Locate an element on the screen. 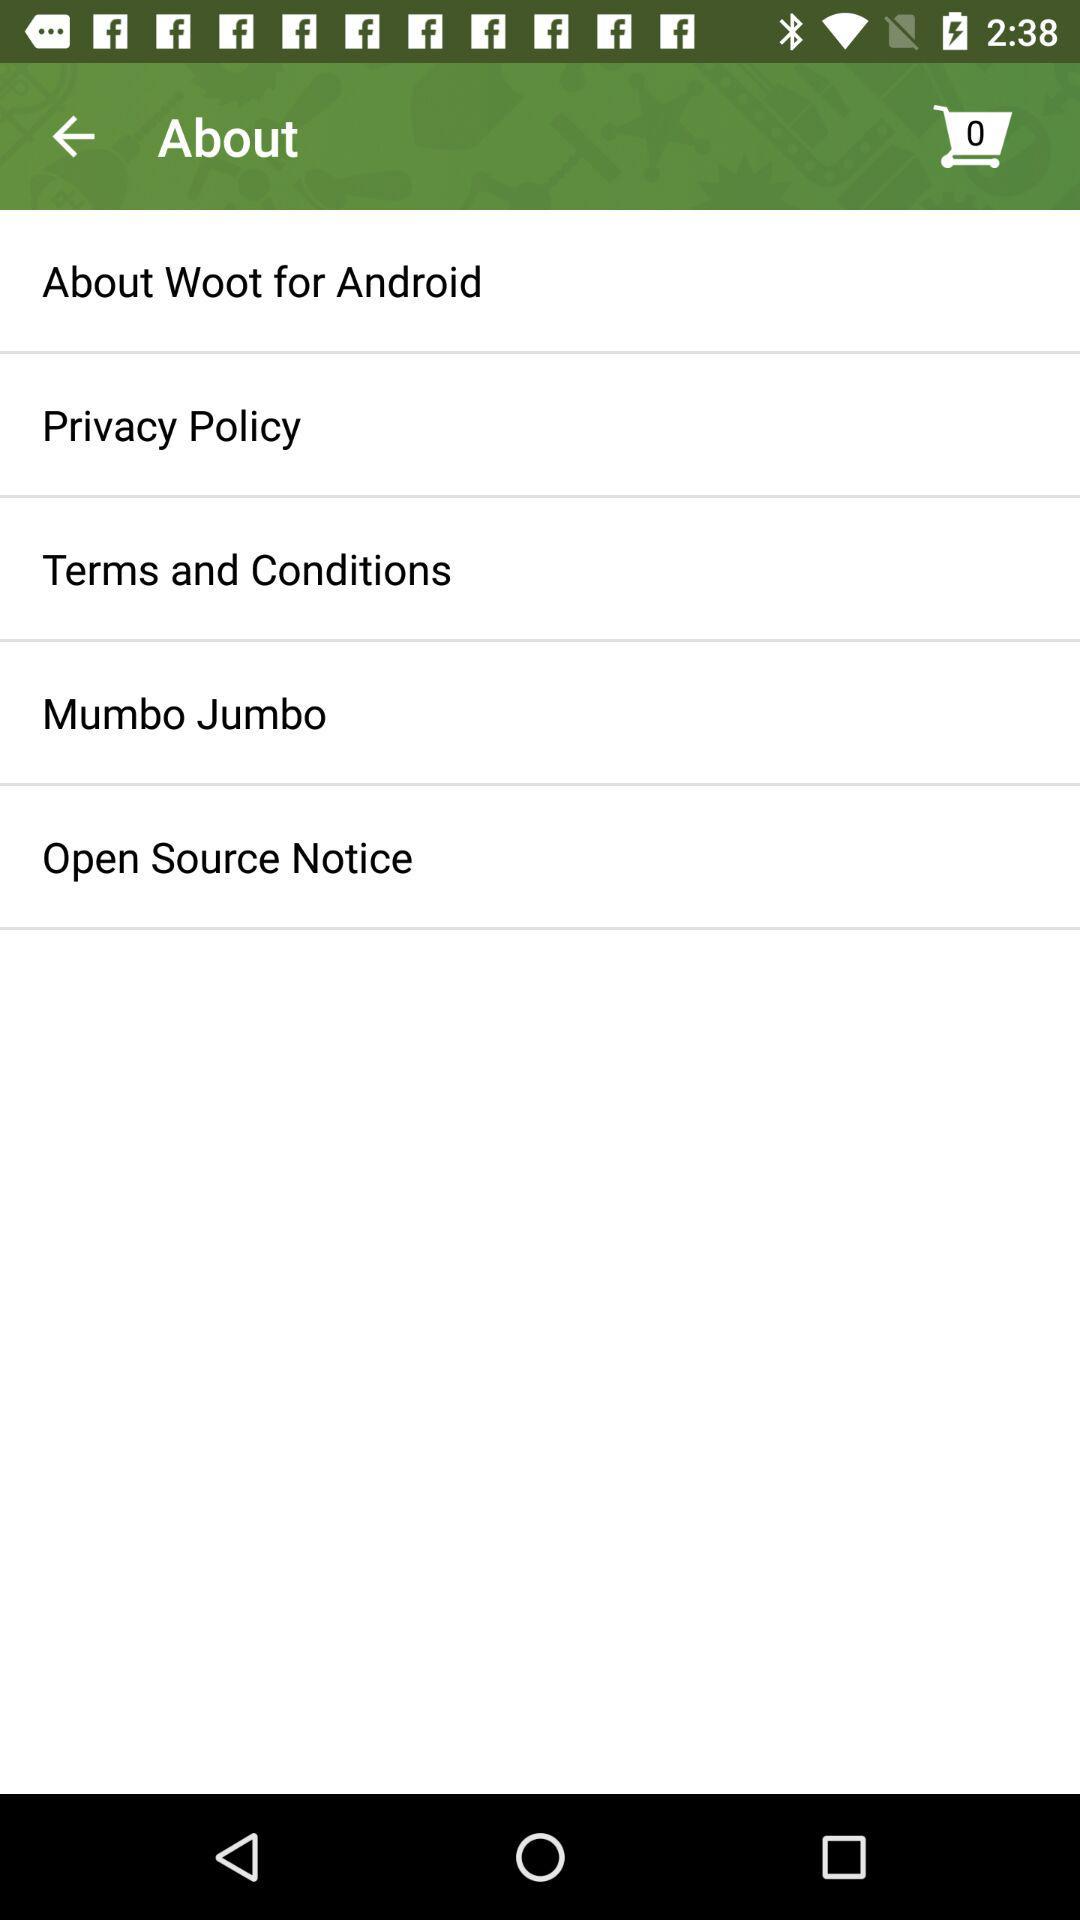 Image resolution: width=1080 pixels, height=1920 pixels. the app to the left of the about is located at coordinates (72, 135).